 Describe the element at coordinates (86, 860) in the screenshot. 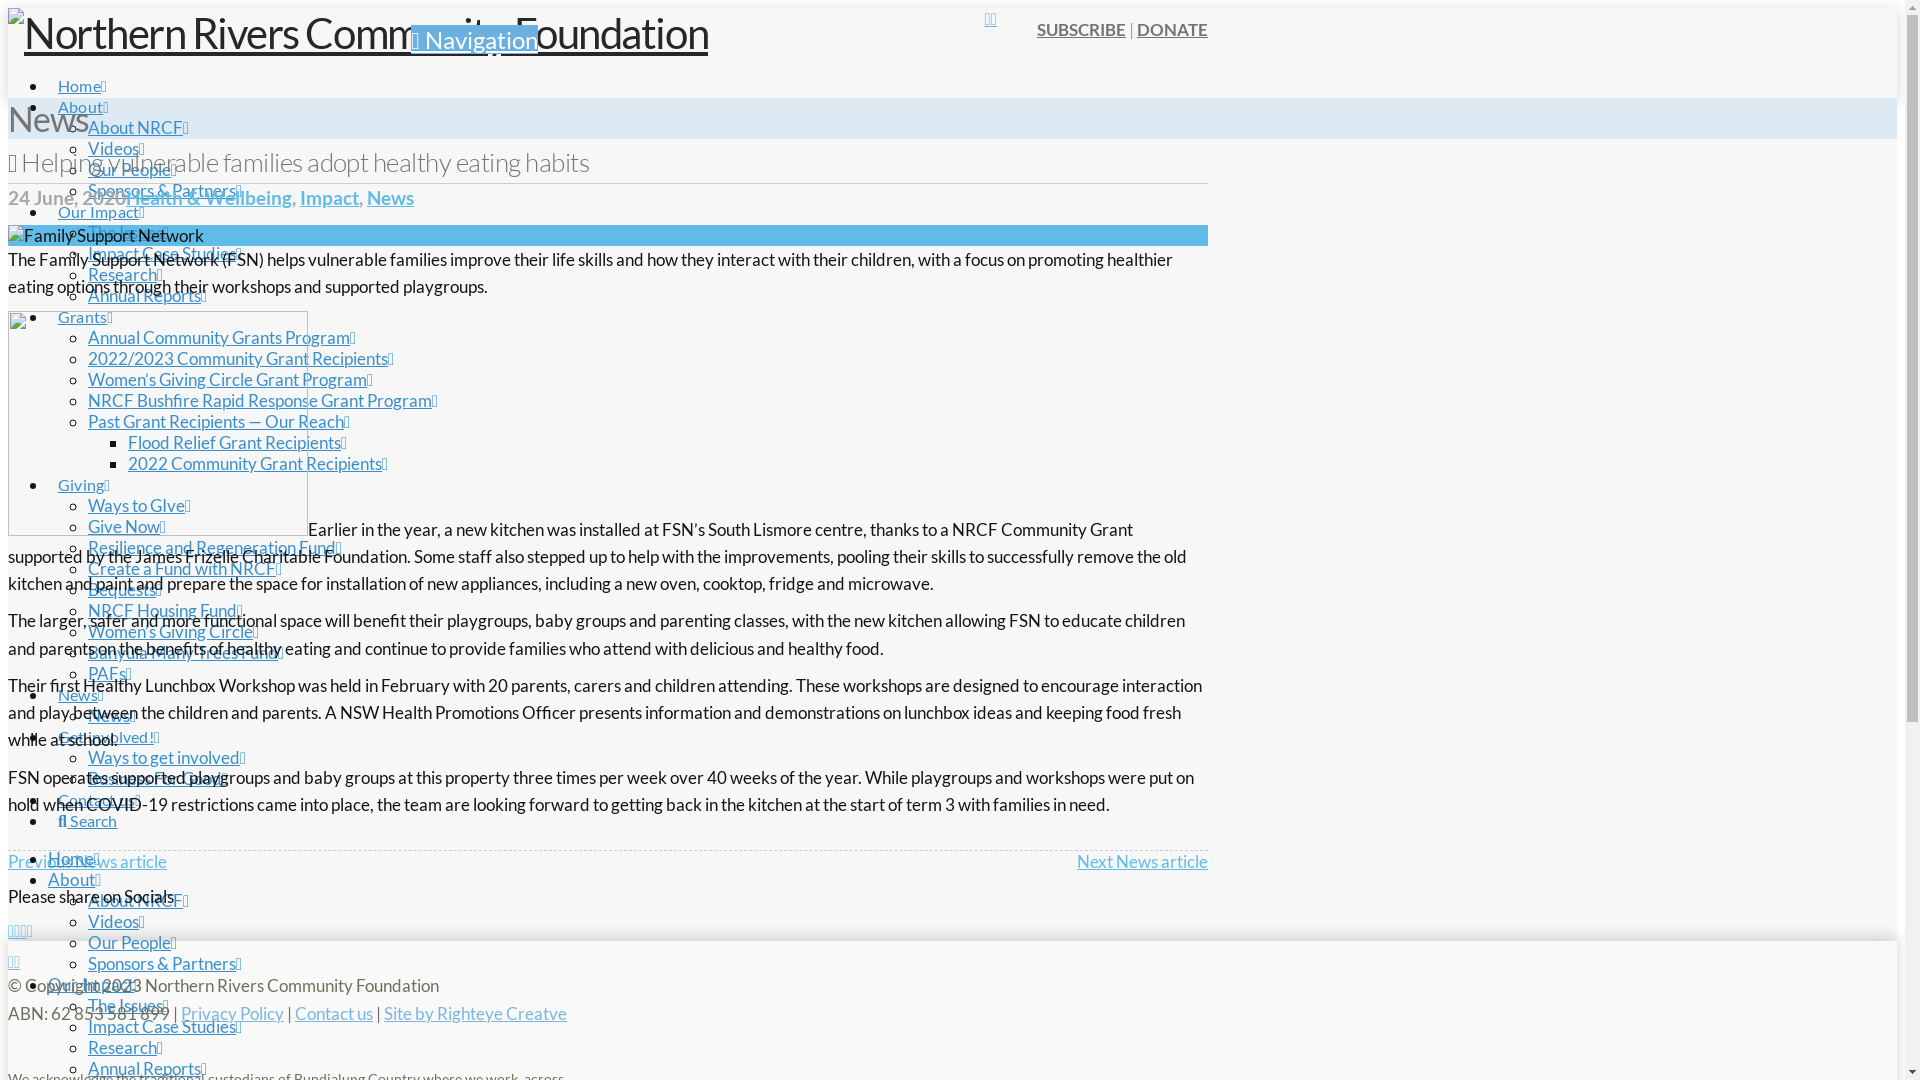

I see `'Previous News article'` at that location.